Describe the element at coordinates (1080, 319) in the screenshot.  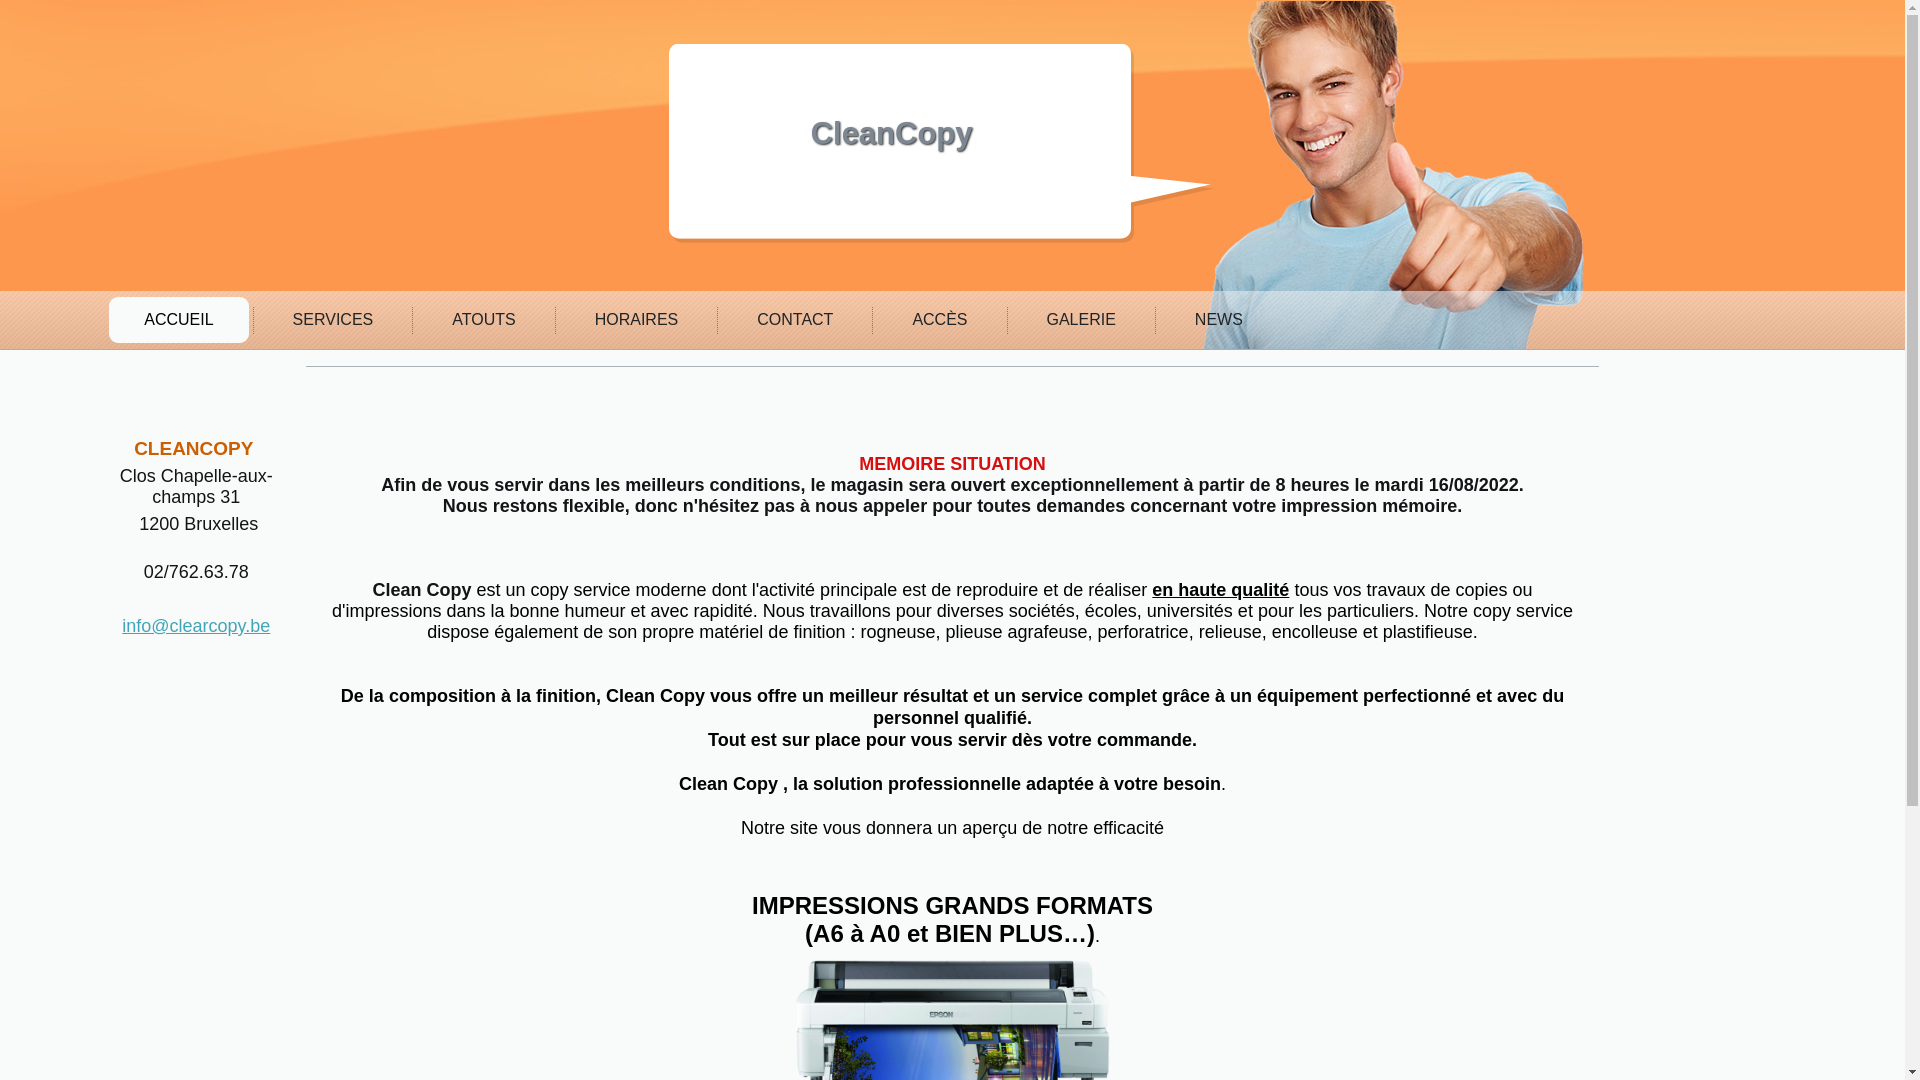
I see `'GALERIE'` at that location.